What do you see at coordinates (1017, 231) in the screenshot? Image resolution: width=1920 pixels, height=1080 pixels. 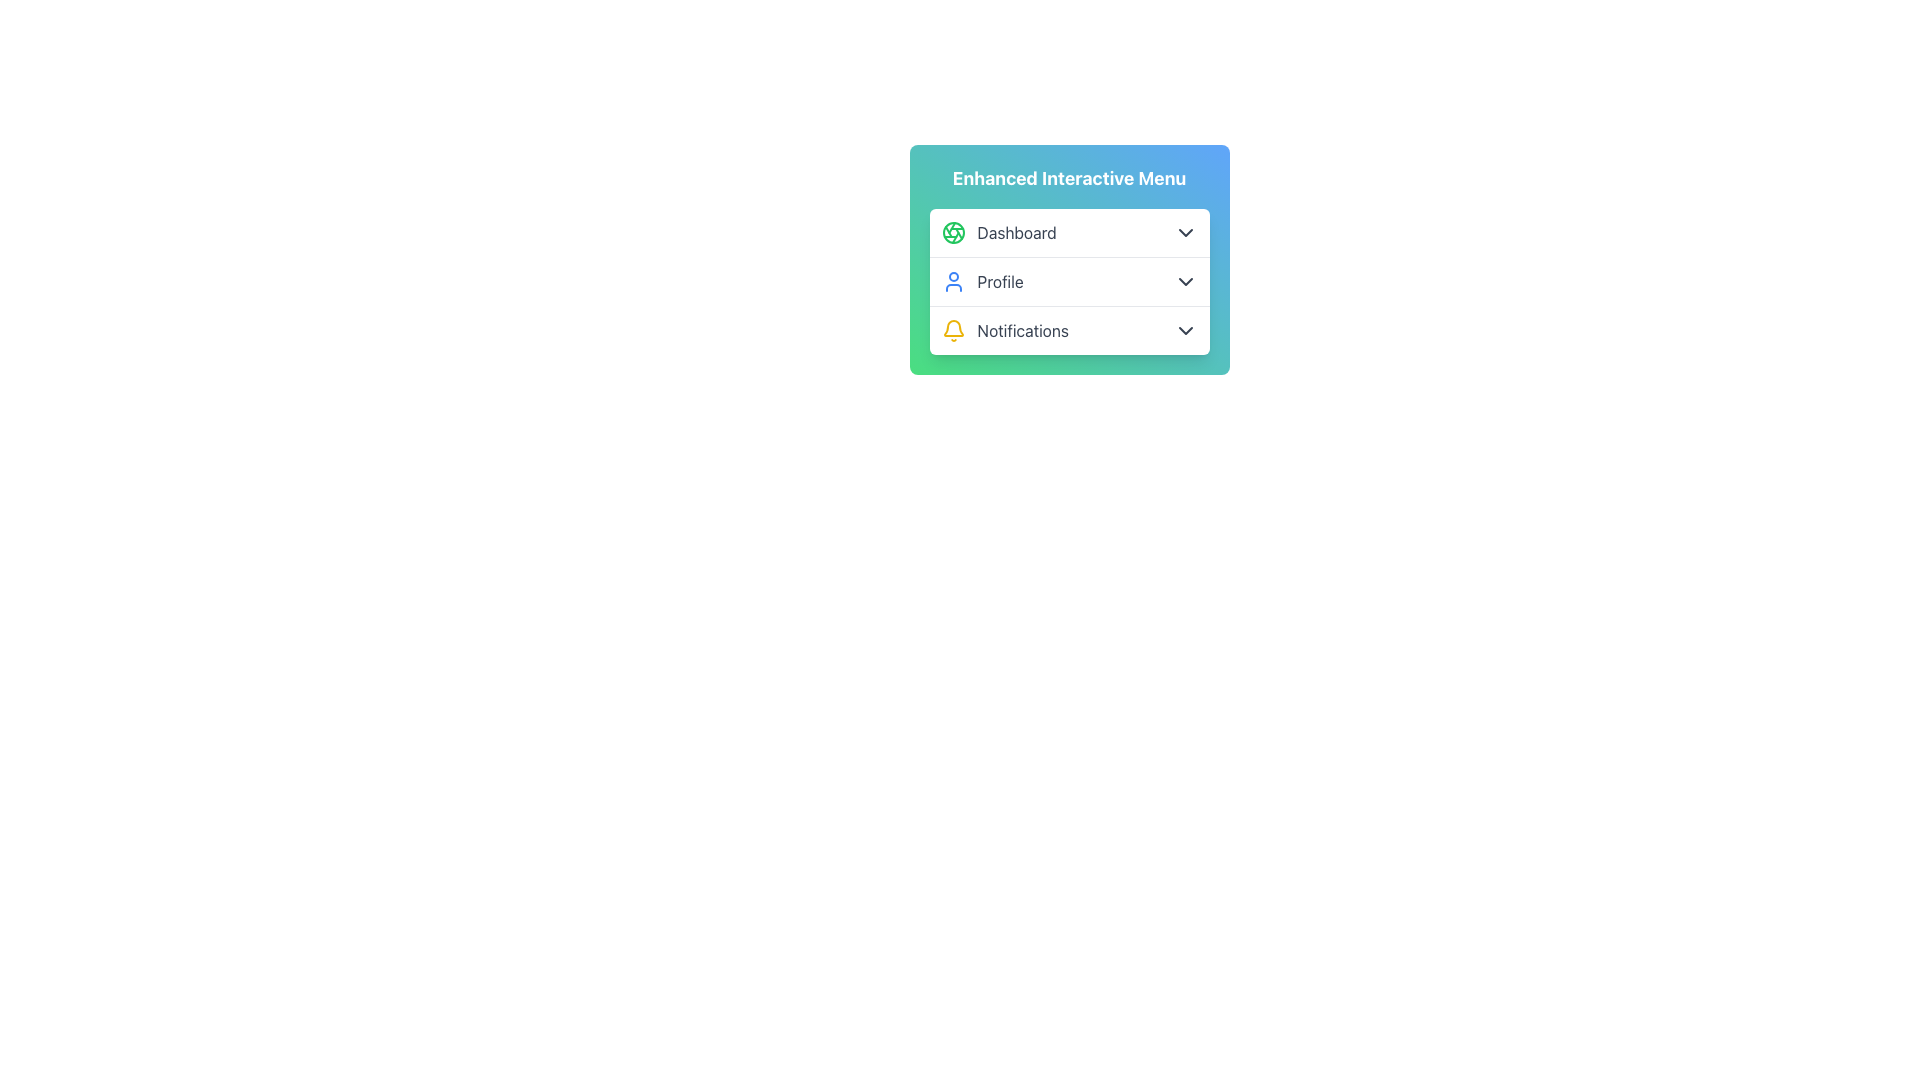 I see `the 'Dashboard' text label, which is styled with a sans-serif font and is positioned next to a green aperture icon in a vertical menu panel` at bounding box center [1017, 231].